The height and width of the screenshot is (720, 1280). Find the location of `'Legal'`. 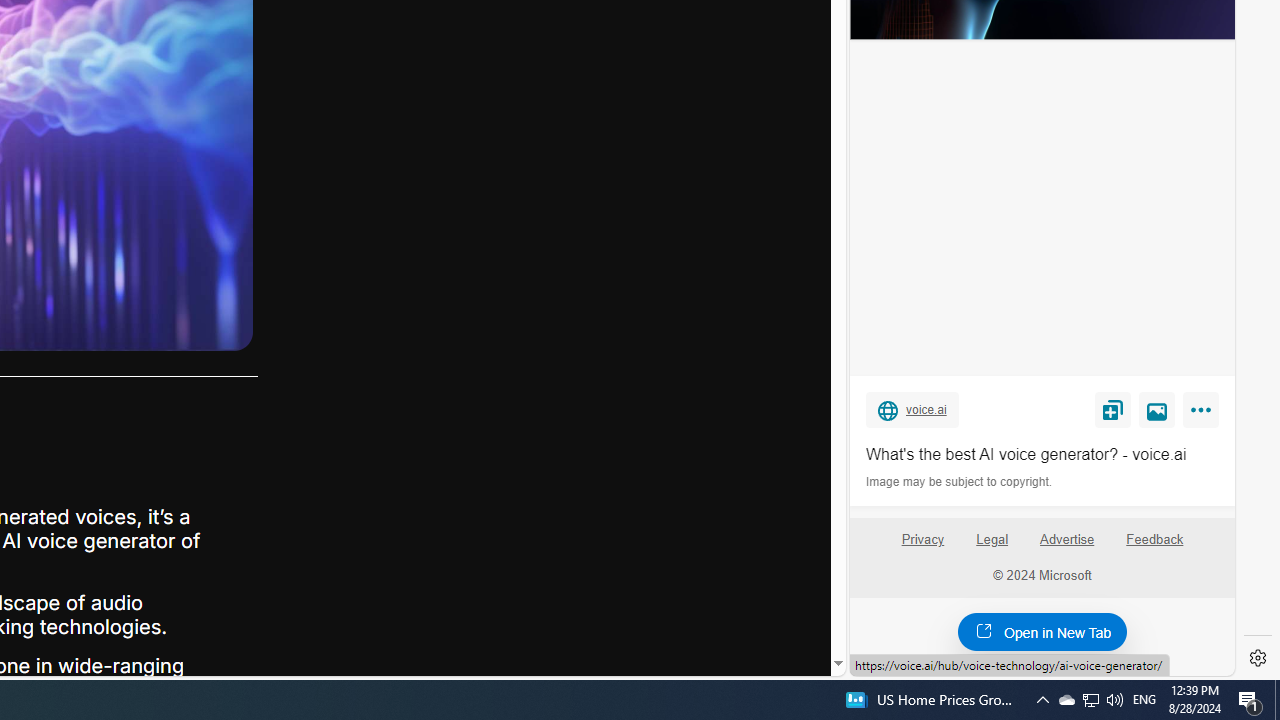

'Legal' is located at coordinates (992, 547).